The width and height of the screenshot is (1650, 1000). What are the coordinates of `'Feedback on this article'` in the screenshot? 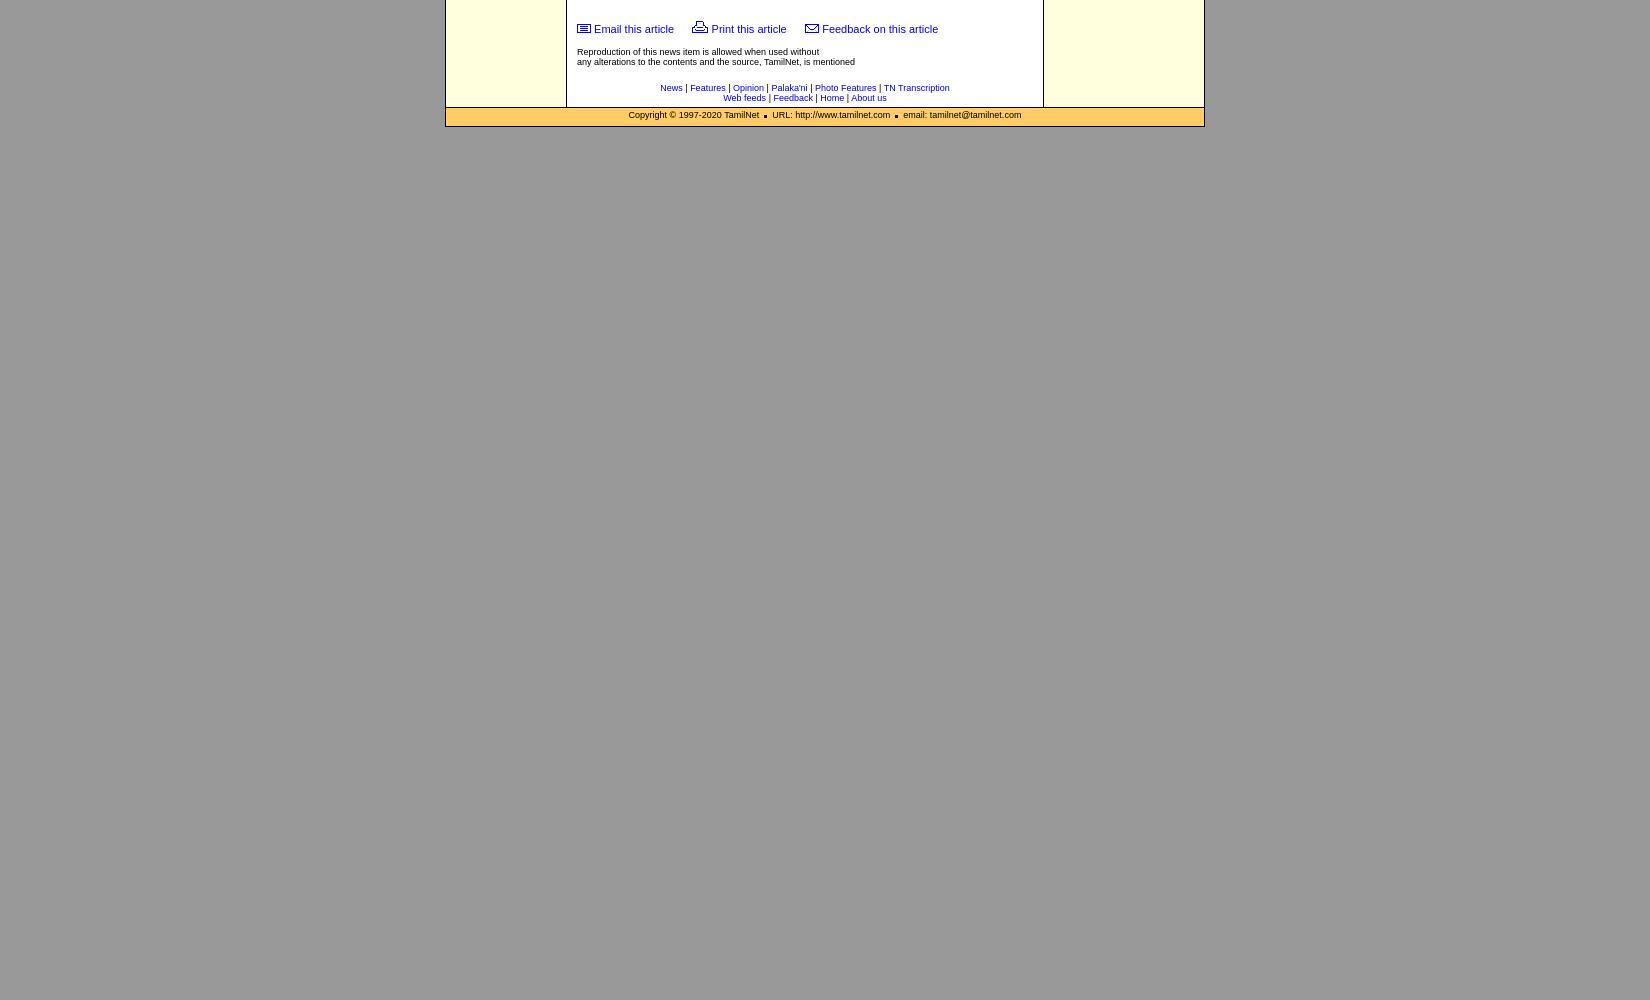 It's located at (821, 29).